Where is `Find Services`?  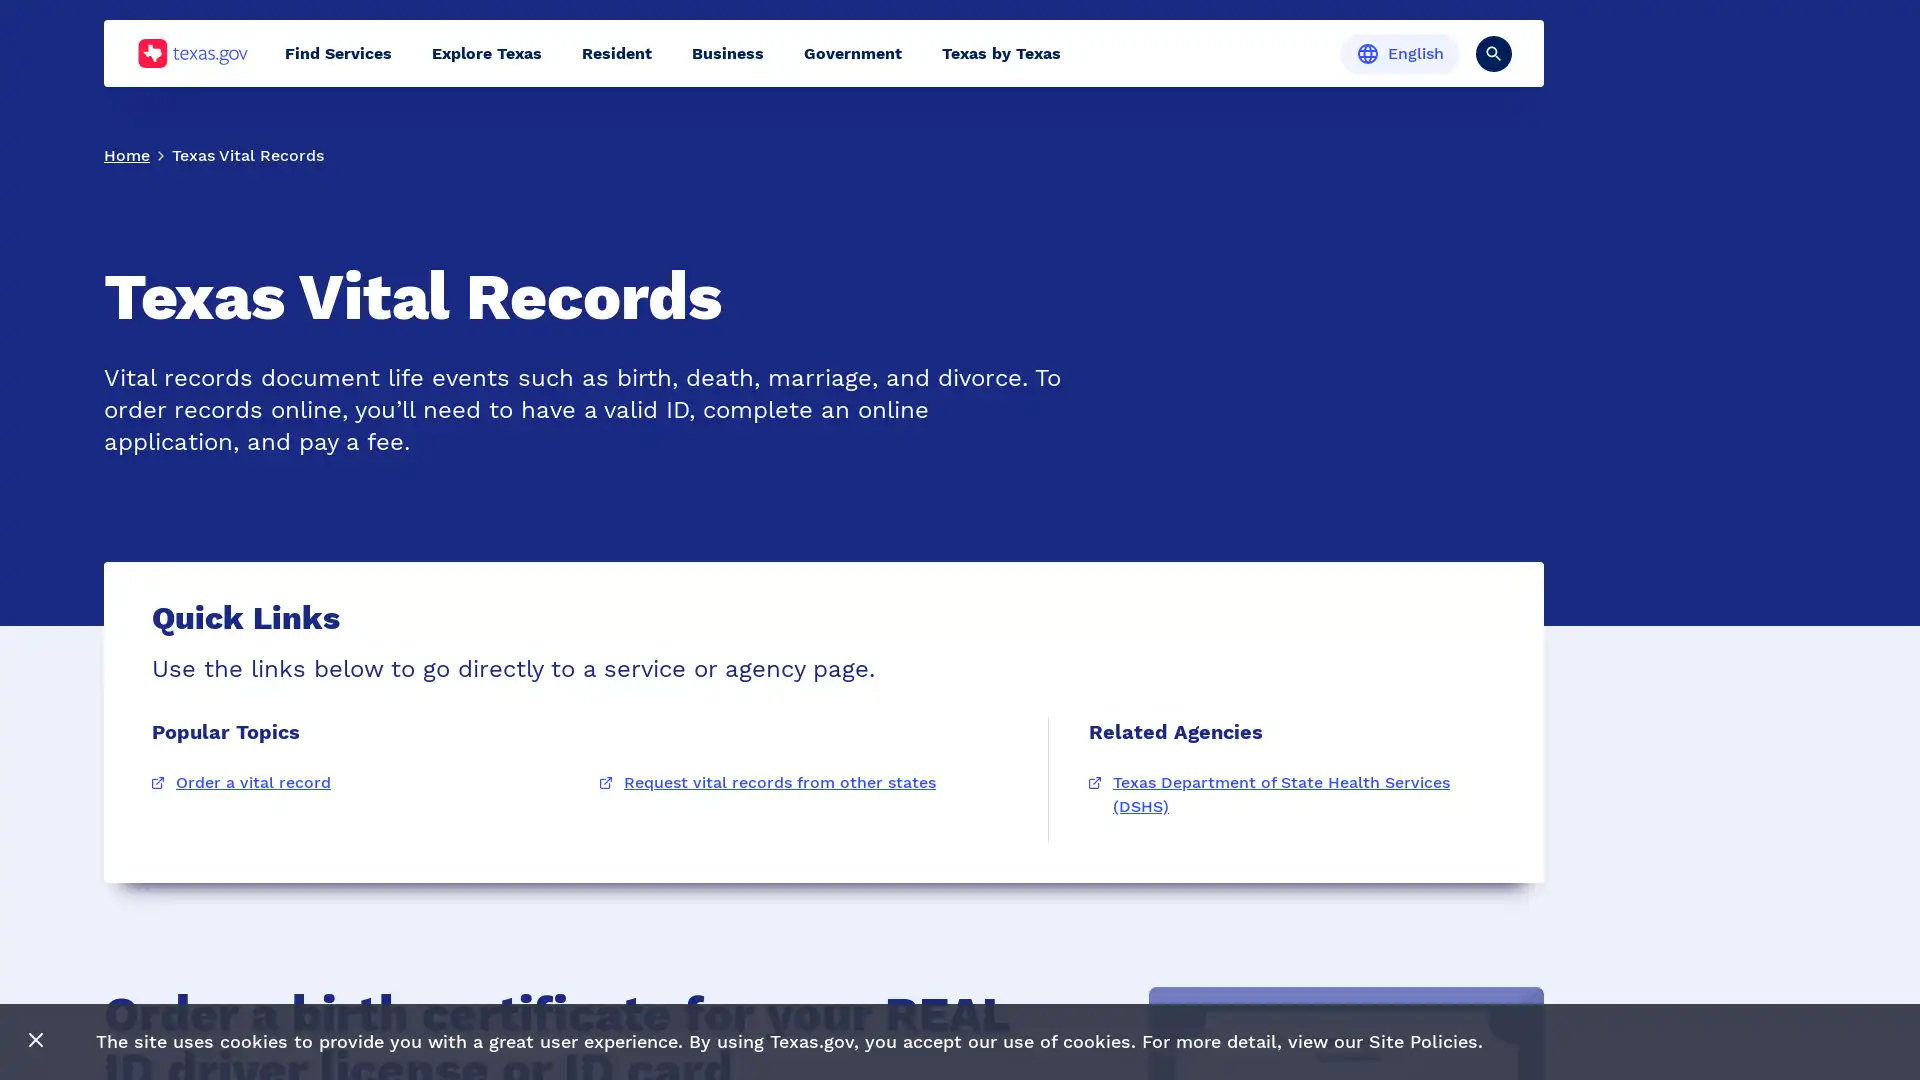
Find Services is located at coordinates (338, 52).